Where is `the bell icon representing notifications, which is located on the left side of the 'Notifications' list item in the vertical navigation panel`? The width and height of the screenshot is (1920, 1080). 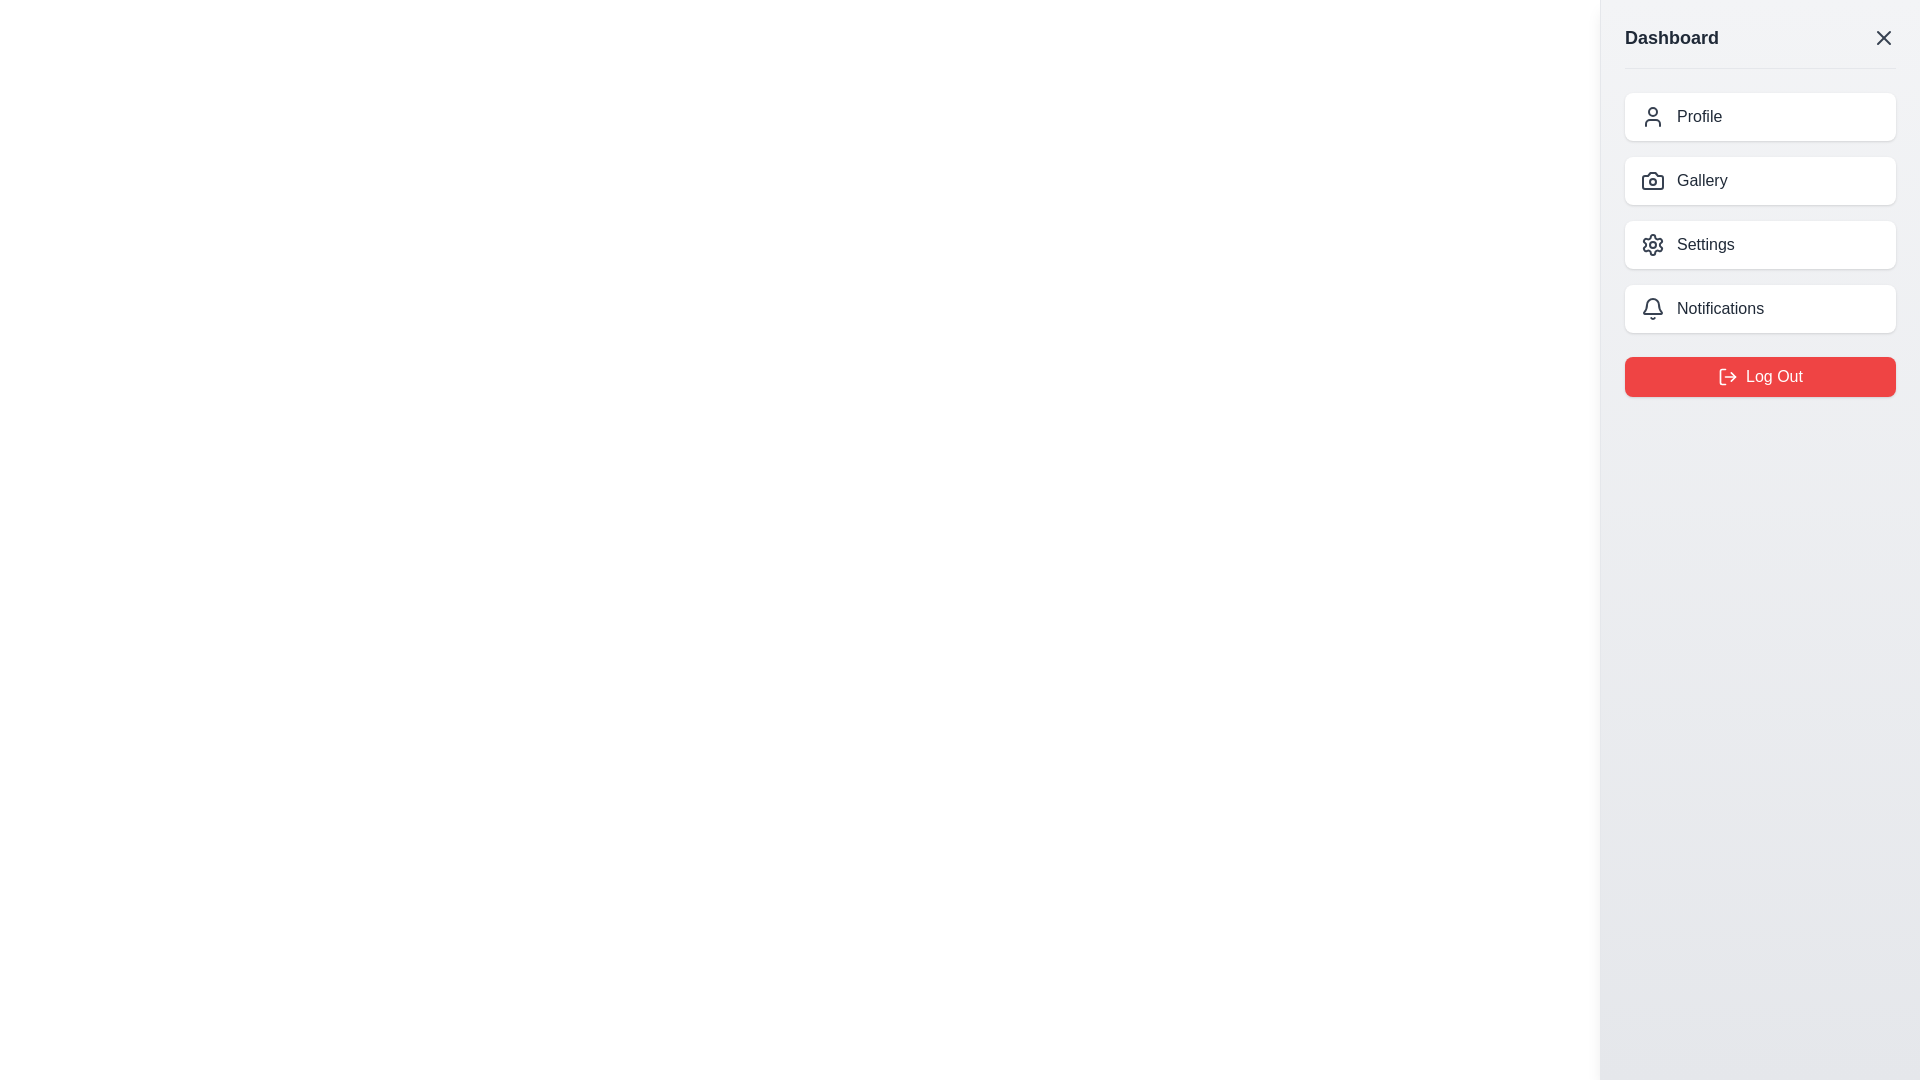
the bell icon representing notifications, which is located on the left side of the 'Notifications' list item in the vertical navigation panel is located at coordinates (1652, 308).